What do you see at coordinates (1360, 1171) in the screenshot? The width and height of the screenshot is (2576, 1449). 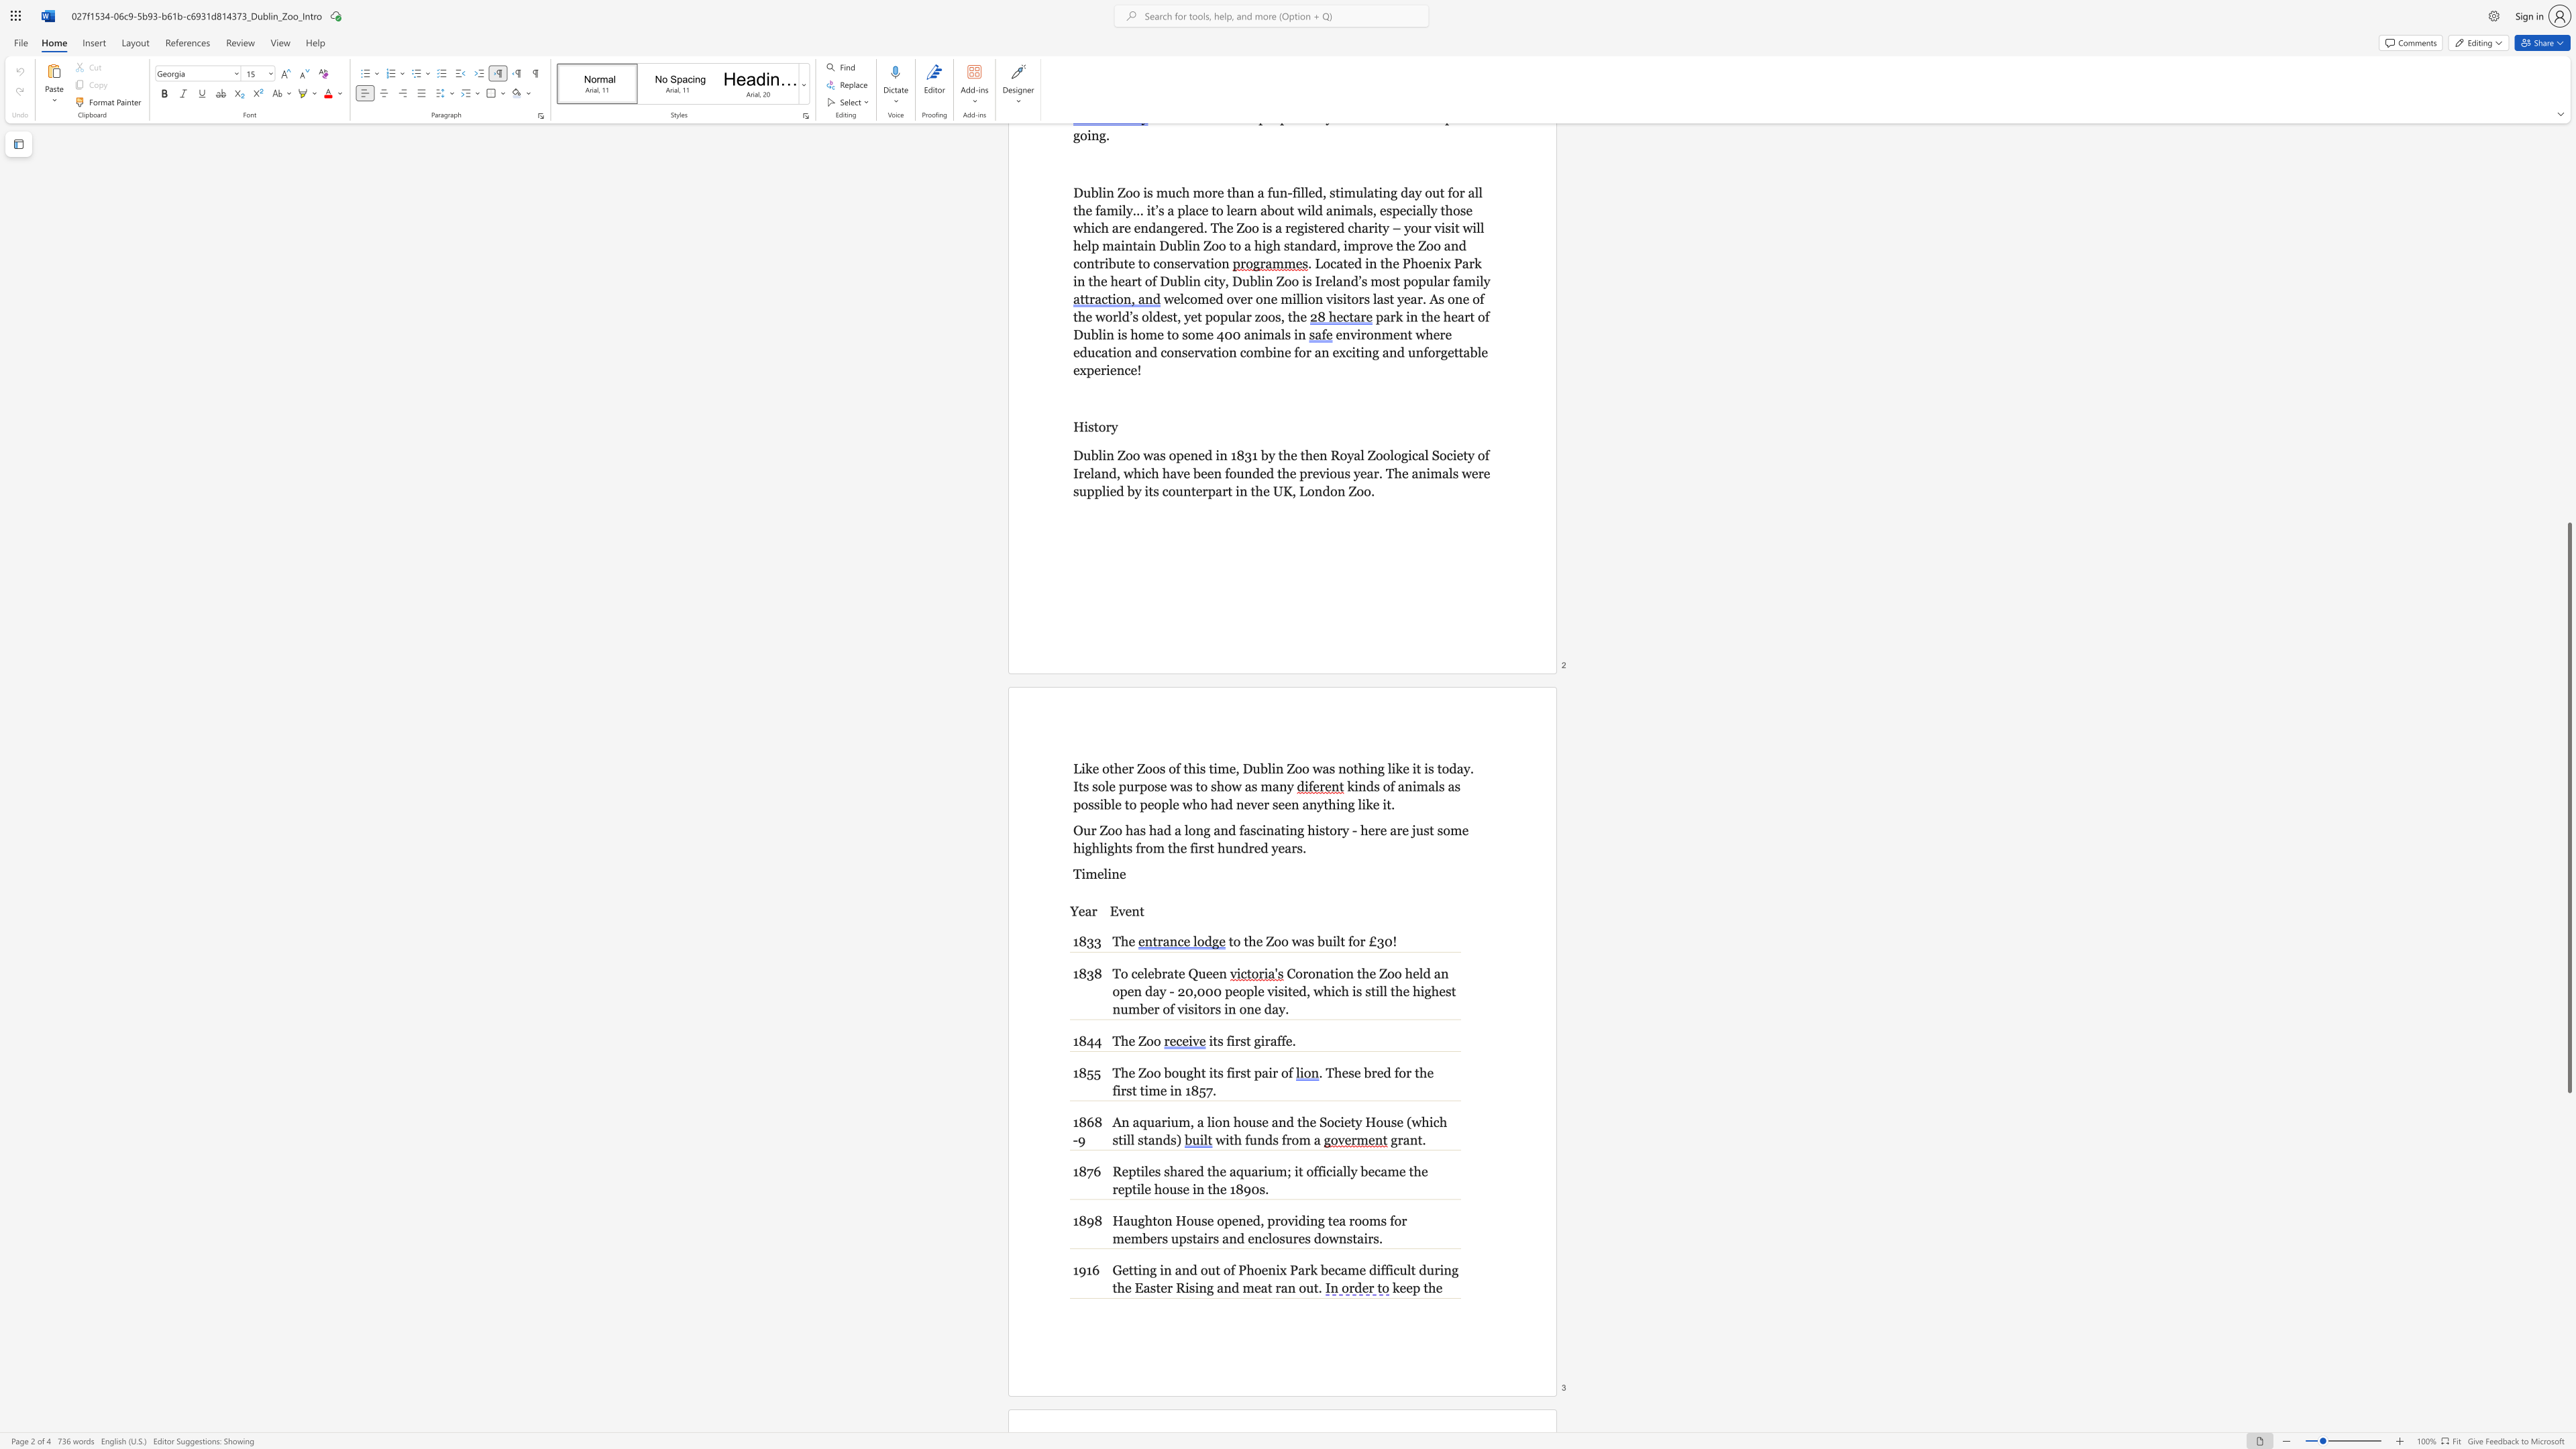 I see `the subset text "became the rept" within the text "Reptiles shared the aquarium; it officially became the reptile house in the 1890s."` at bounding box center [1360, 1171].